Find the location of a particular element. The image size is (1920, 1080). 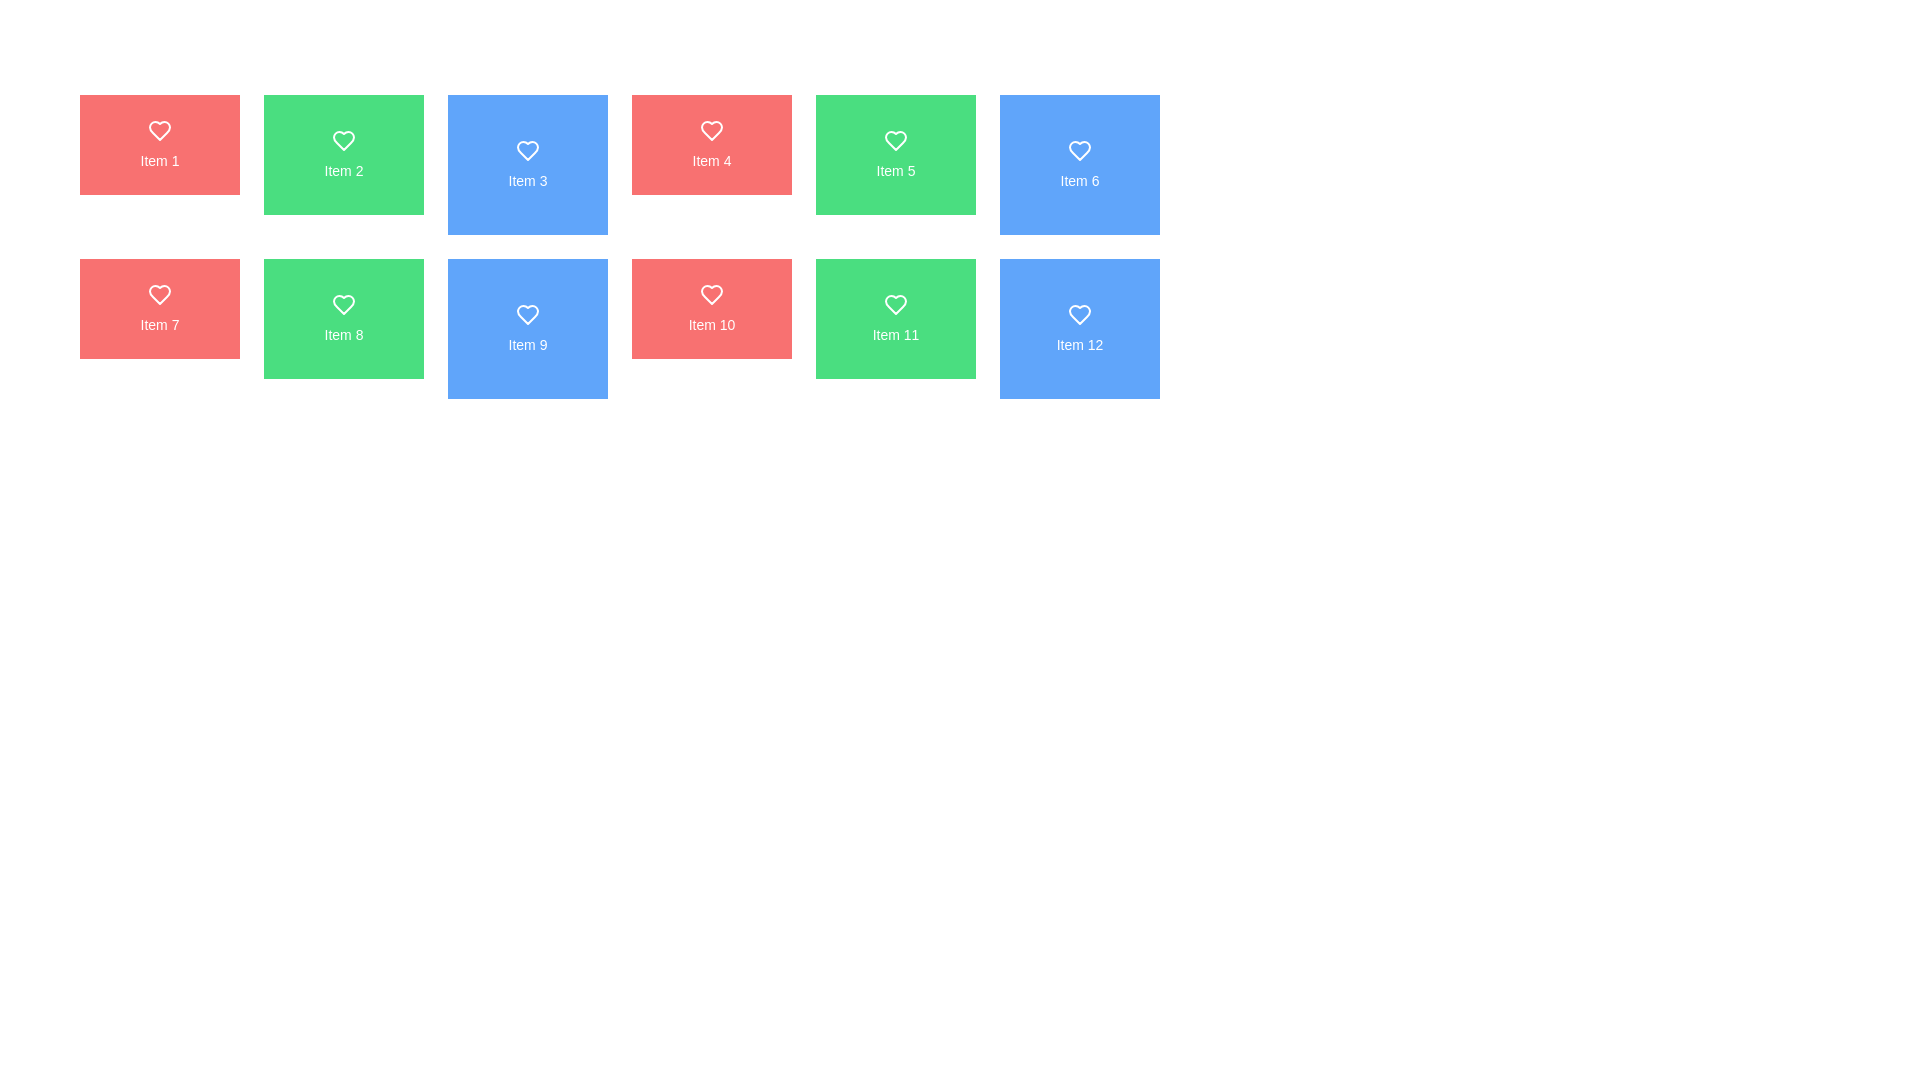

the heart-shaped icon in the card labeled 'Item 11' is located at coordinates (895, 304).